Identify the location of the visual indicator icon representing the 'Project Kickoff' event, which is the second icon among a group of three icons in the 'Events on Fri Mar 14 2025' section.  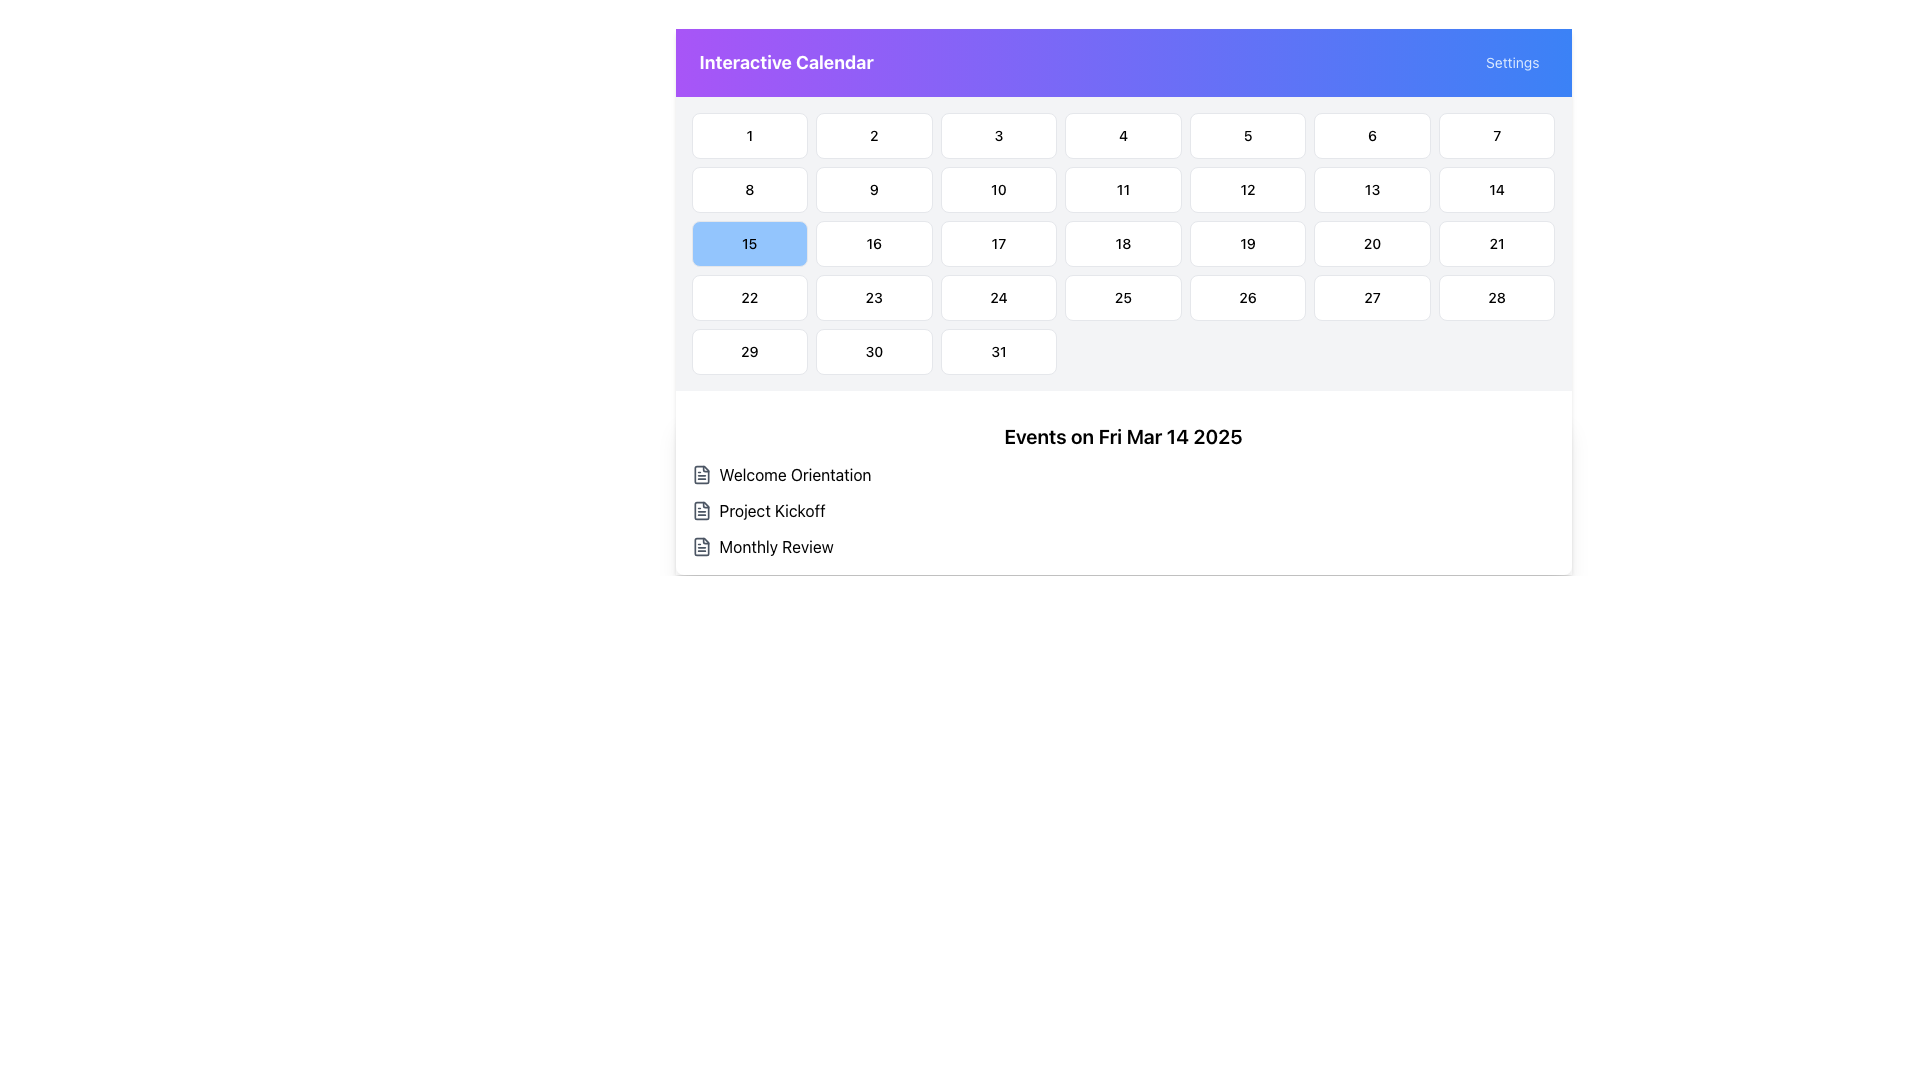
(701, 509).